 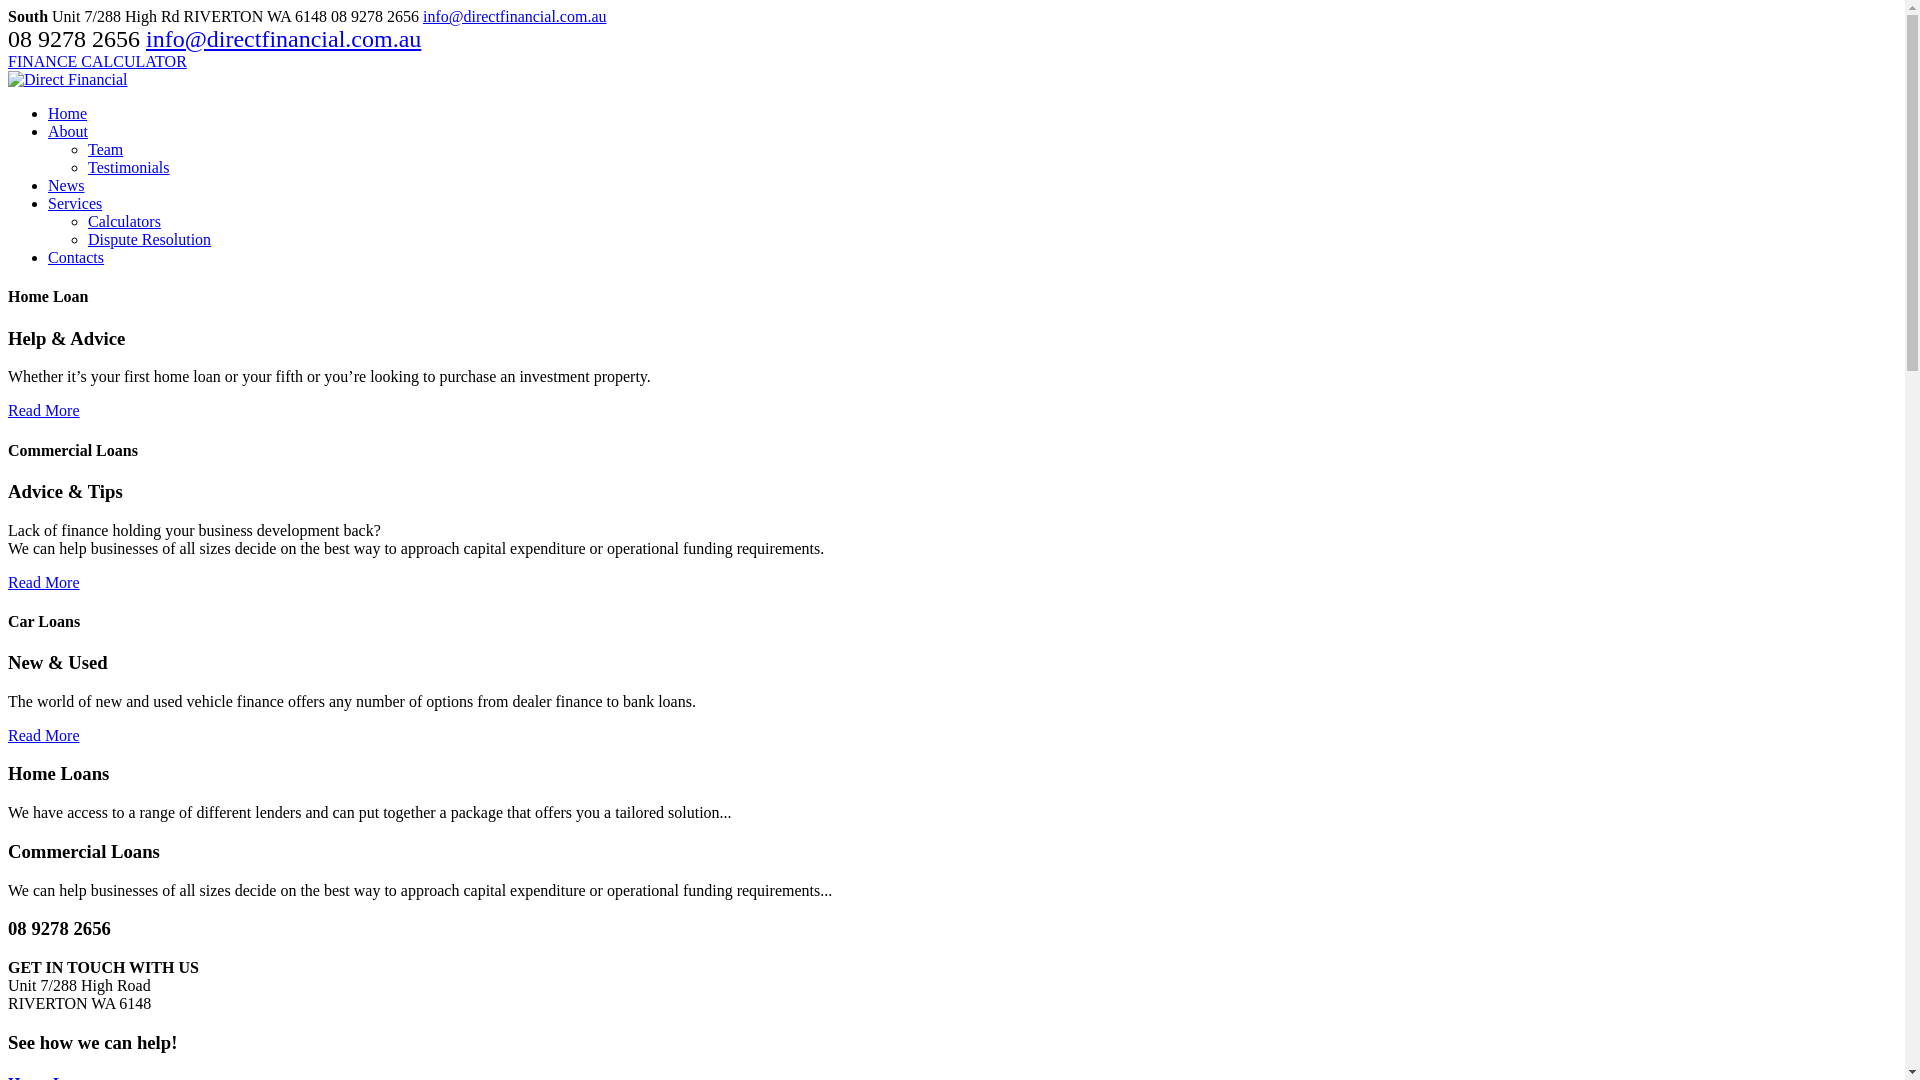 What do you see at coordinates (67, 113) in the screenshot?
I see `'Home'` at bounding box center [67, 113].